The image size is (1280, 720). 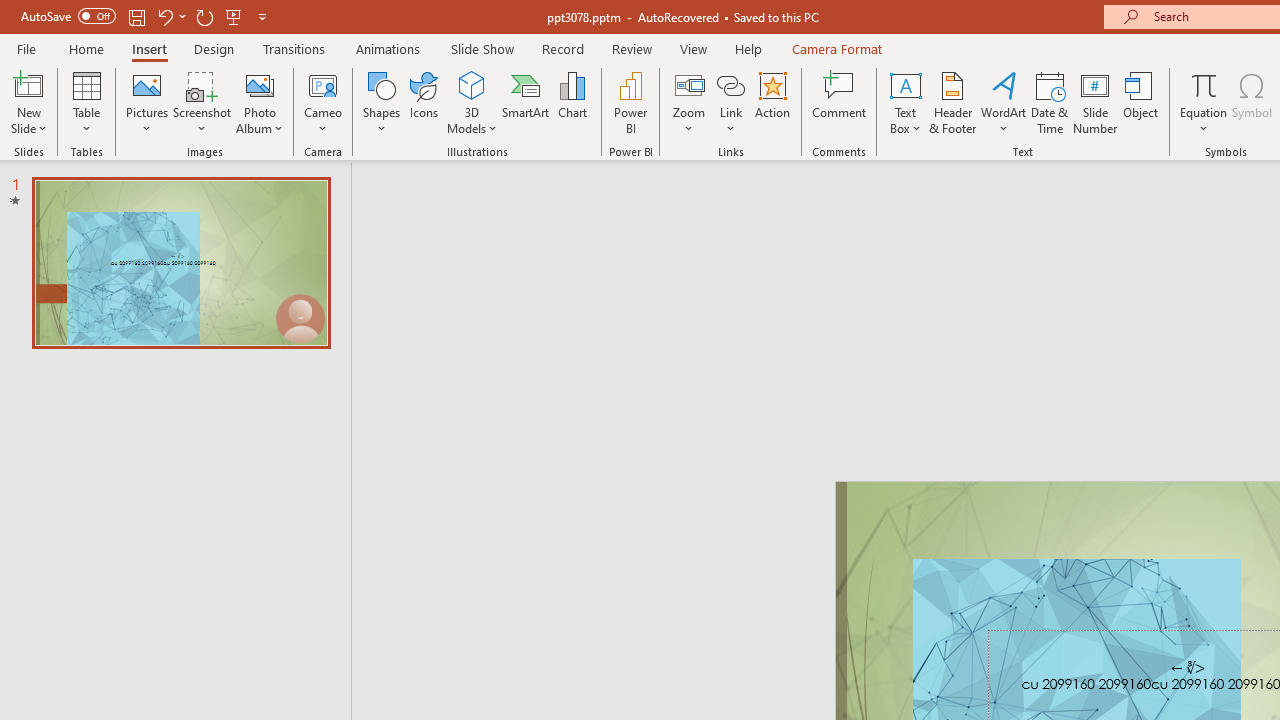 What do you see at coordinates (1202, 103) in the screenshot?
I see `'Equation'` at bounding box center [1202, 103].